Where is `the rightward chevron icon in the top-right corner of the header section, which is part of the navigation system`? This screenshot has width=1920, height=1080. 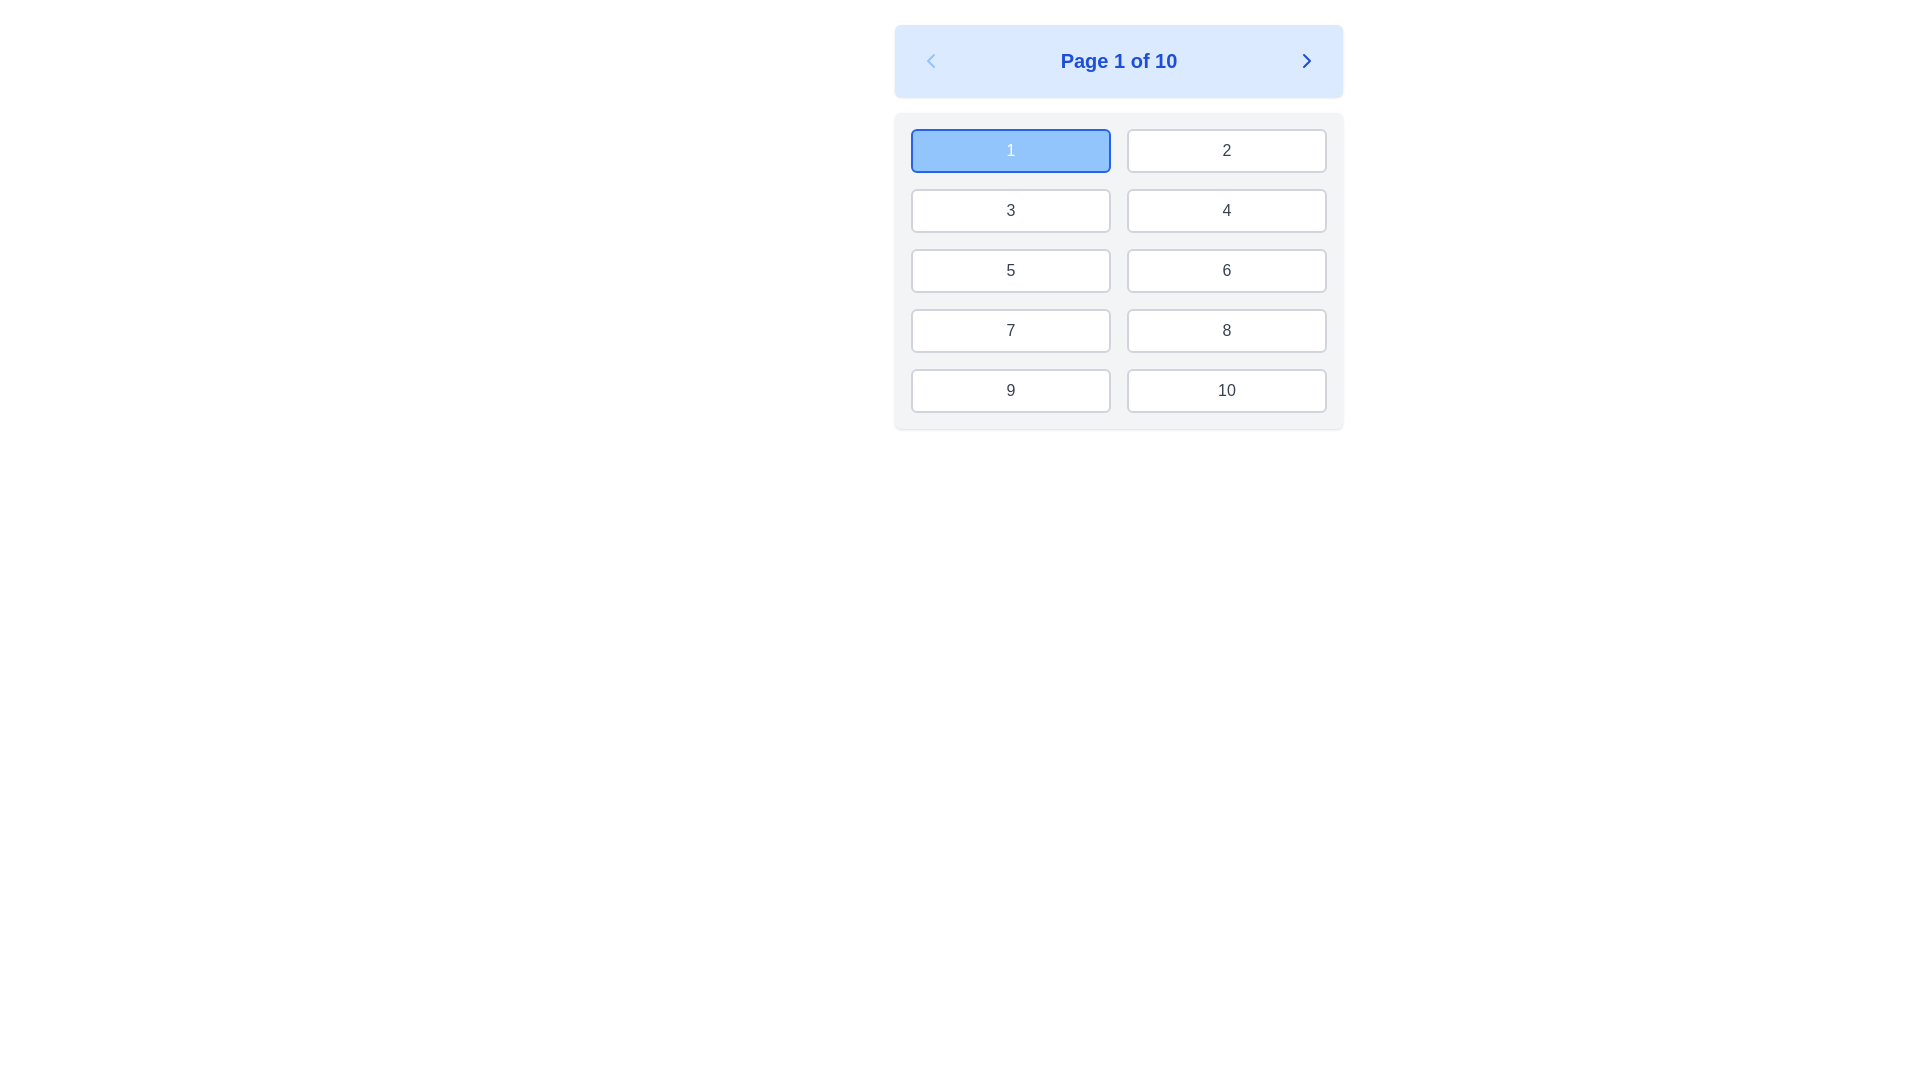 the rightward chevron icon in the top-right corner of the header section, which is part of the navigation system is located at coordinates (1306, 60).